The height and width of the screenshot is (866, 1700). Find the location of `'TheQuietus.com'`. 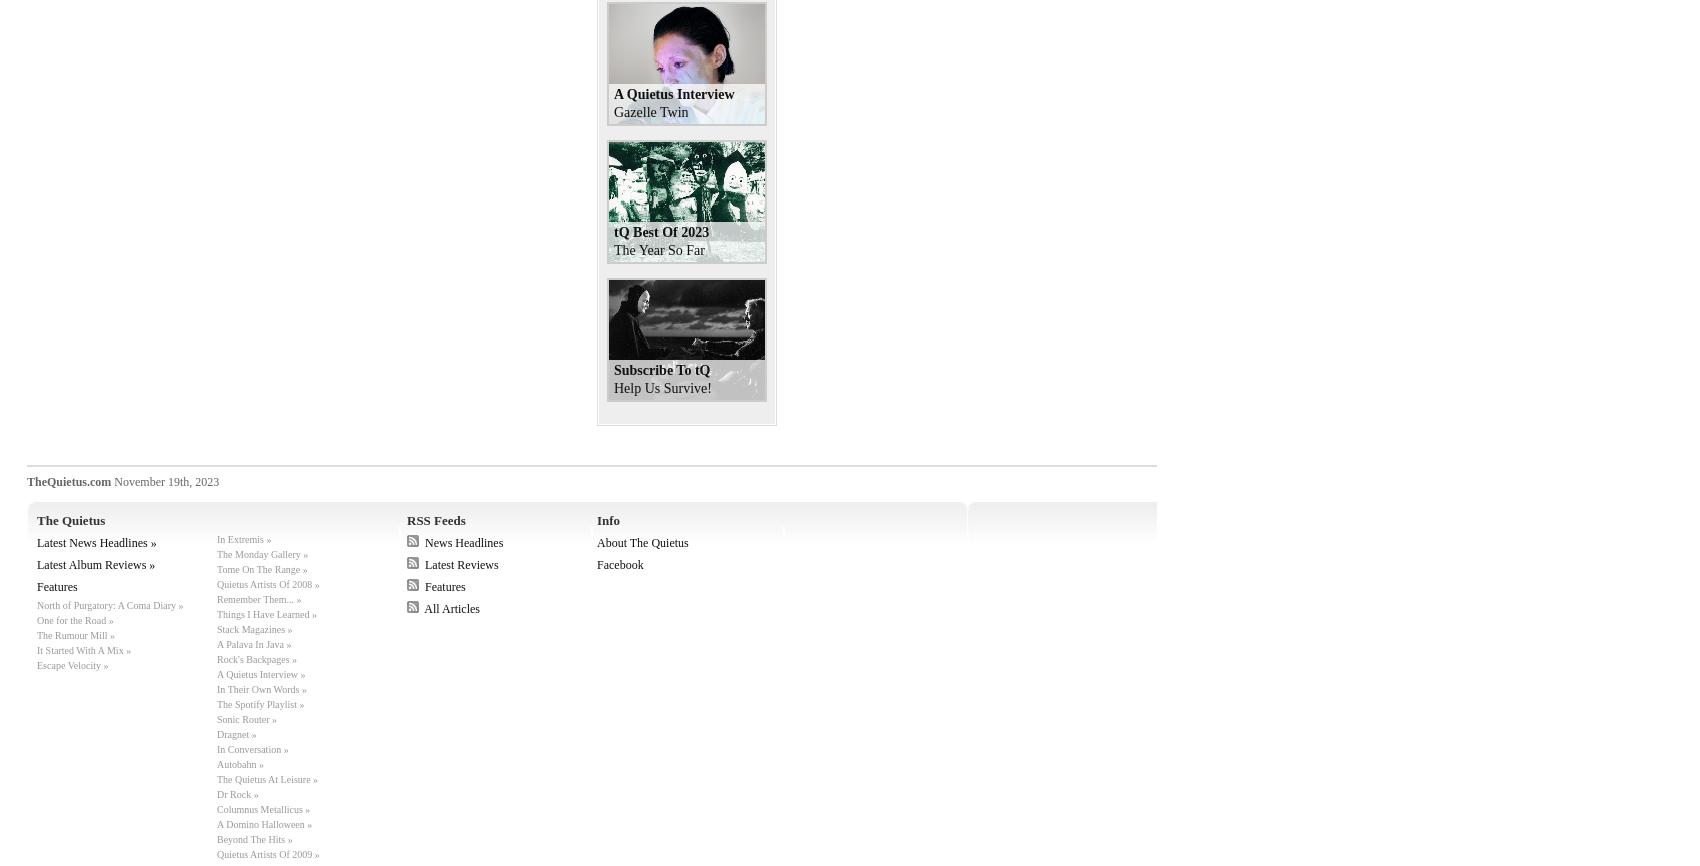

'TheQuietus.com' is located at coordinates (69, 482).